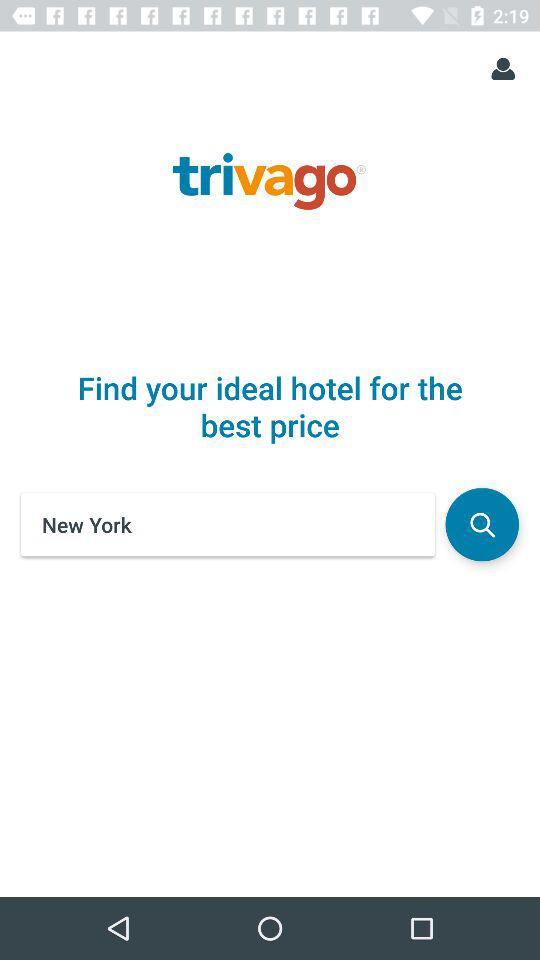 This screenshot has height=960, width=540. I want to click on the icon to the right of the new york icon, so click(481, 523).